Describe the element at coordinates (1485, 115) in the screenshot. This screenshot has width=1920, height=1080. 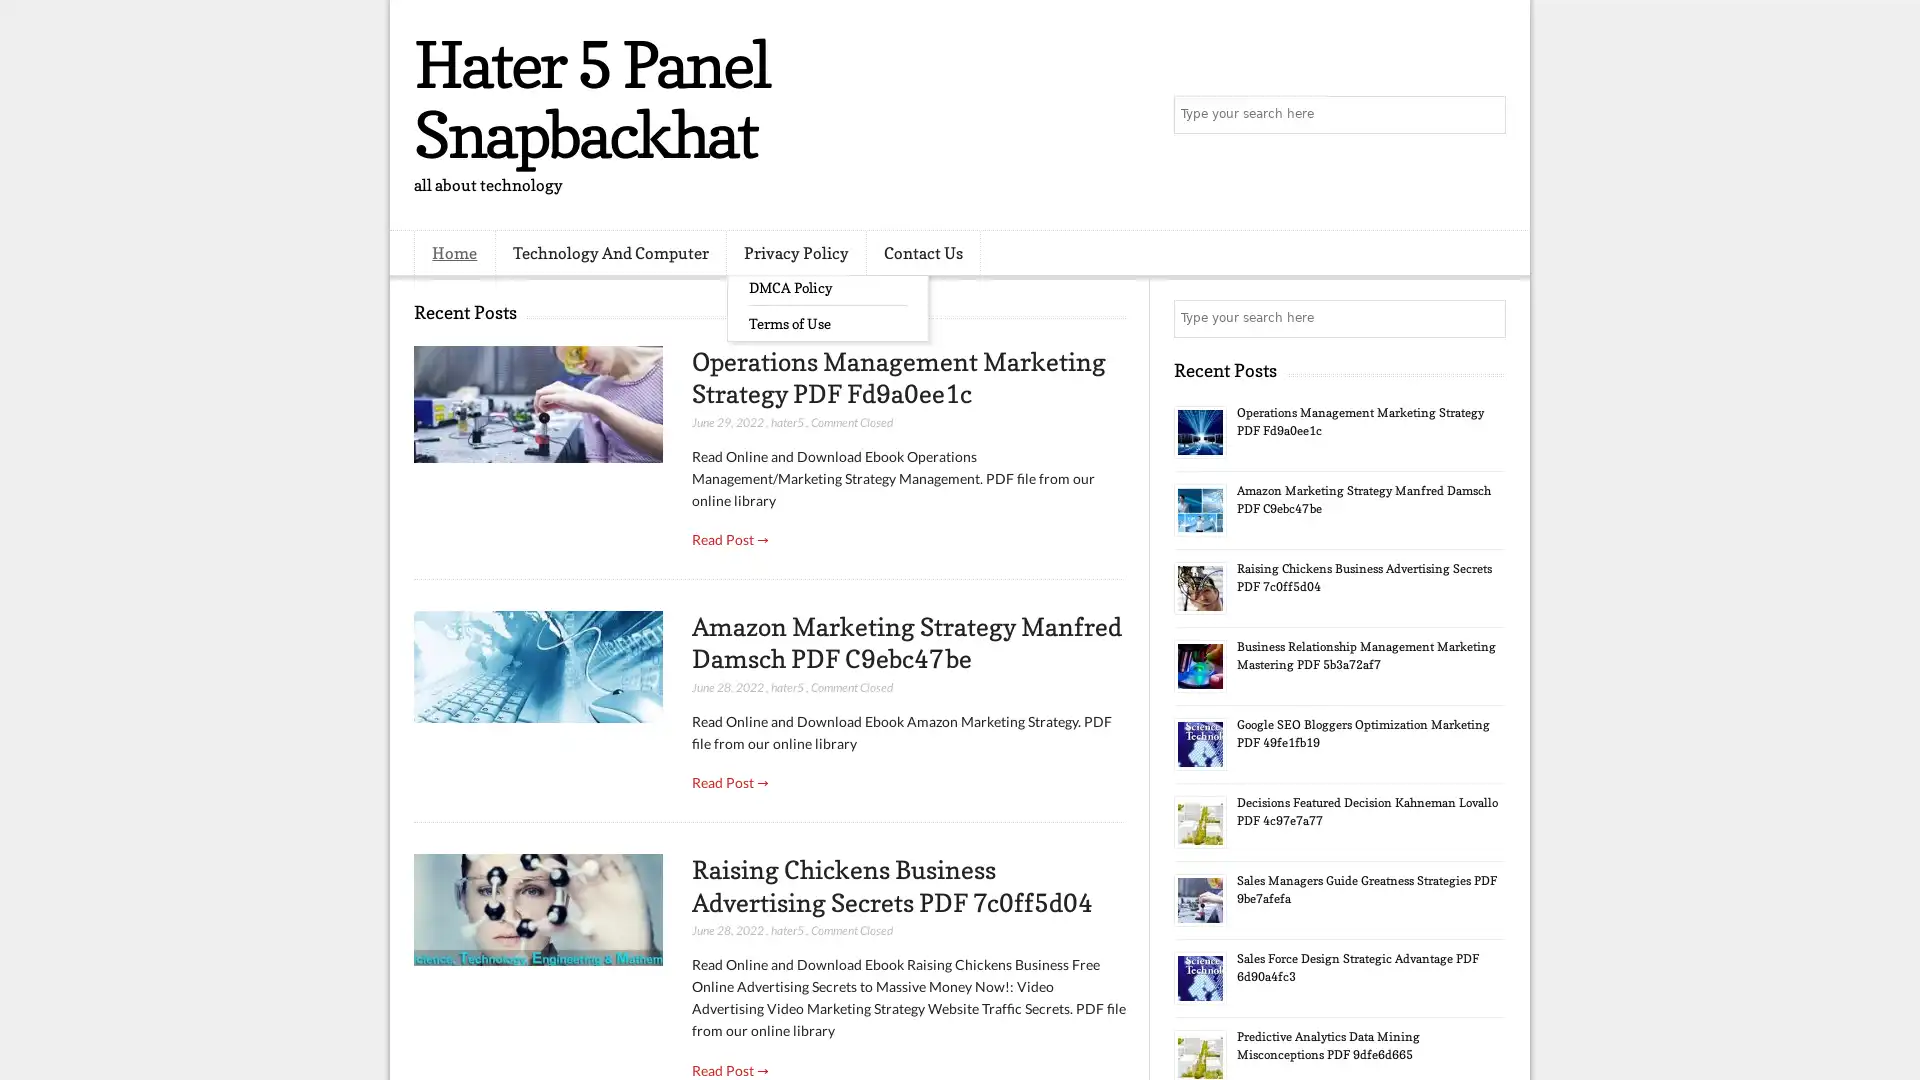
I see `Search` at that location.